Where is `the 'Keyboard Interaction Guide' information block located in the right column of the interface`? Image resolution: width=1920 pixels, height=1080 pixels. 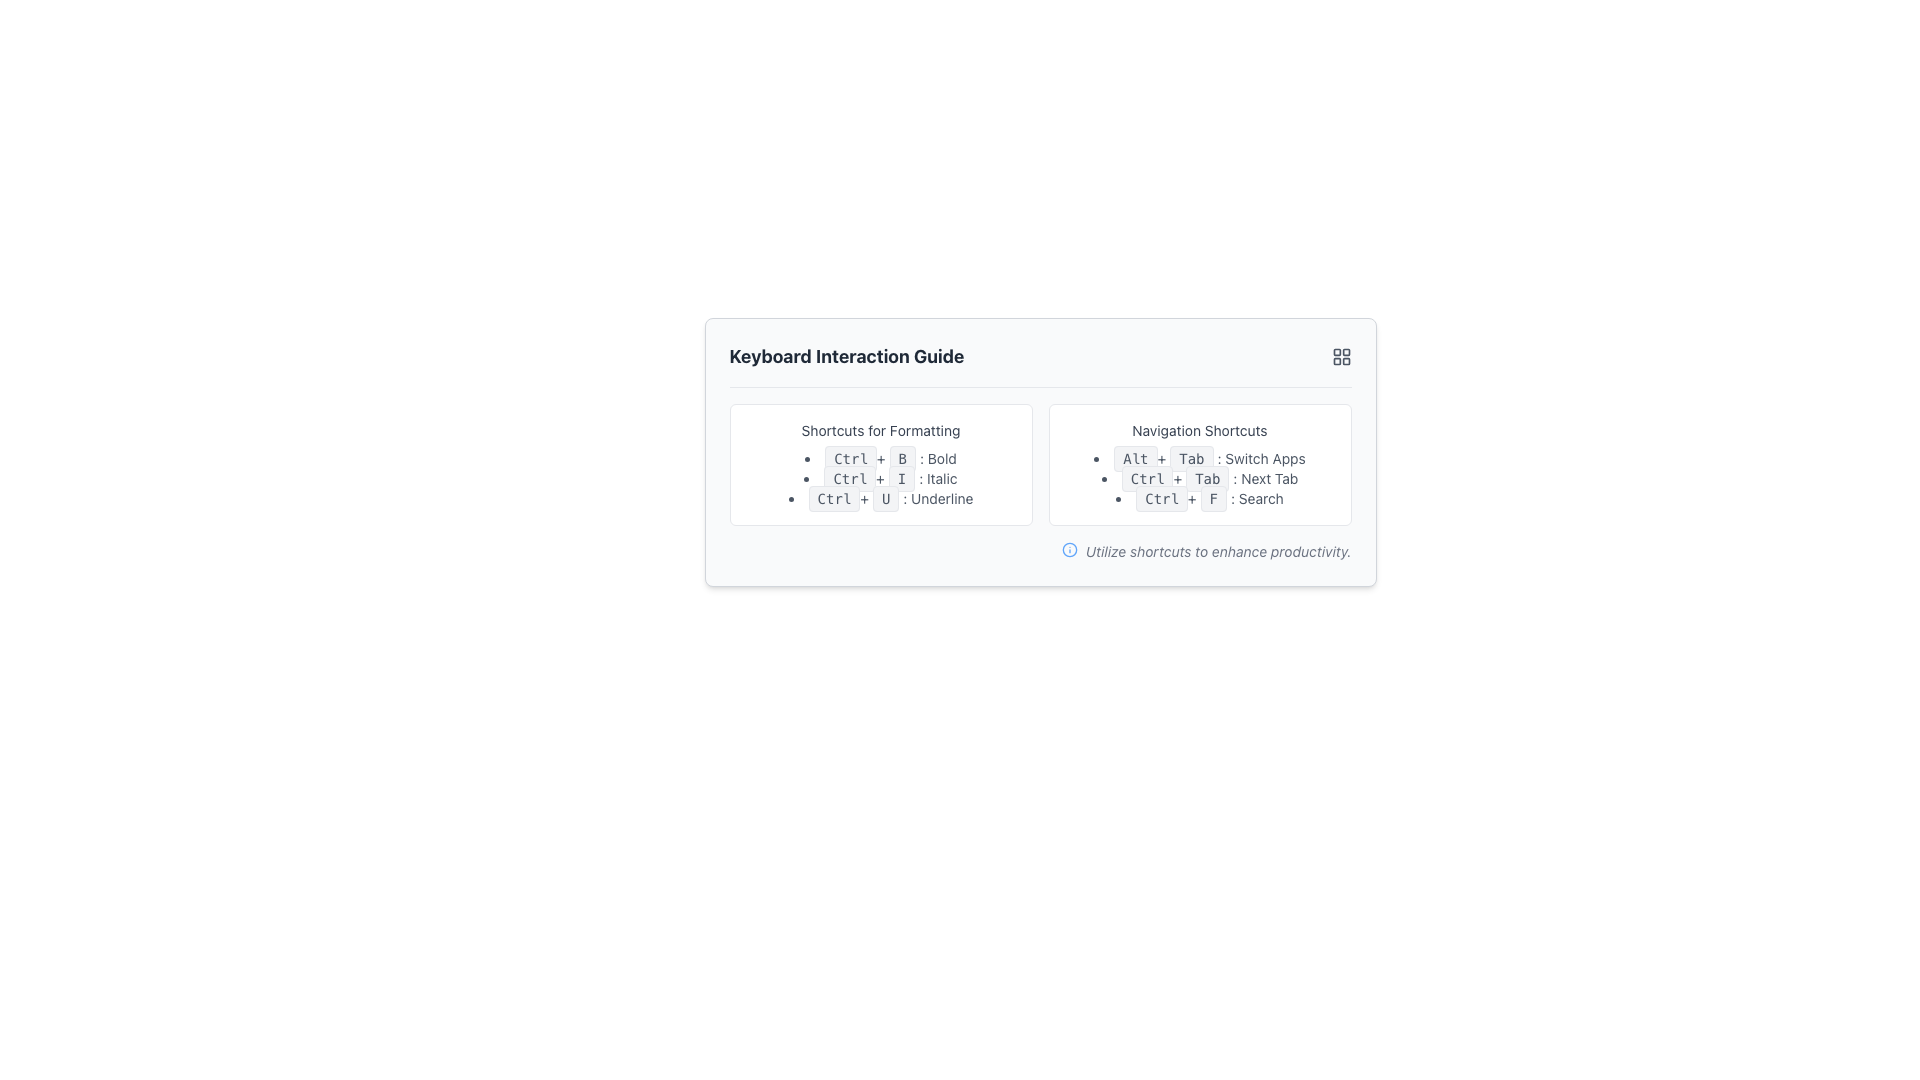 the 'Keyboard Interaction Guide' information block located in the right column of the interface is located at coordinates (1200, 465).